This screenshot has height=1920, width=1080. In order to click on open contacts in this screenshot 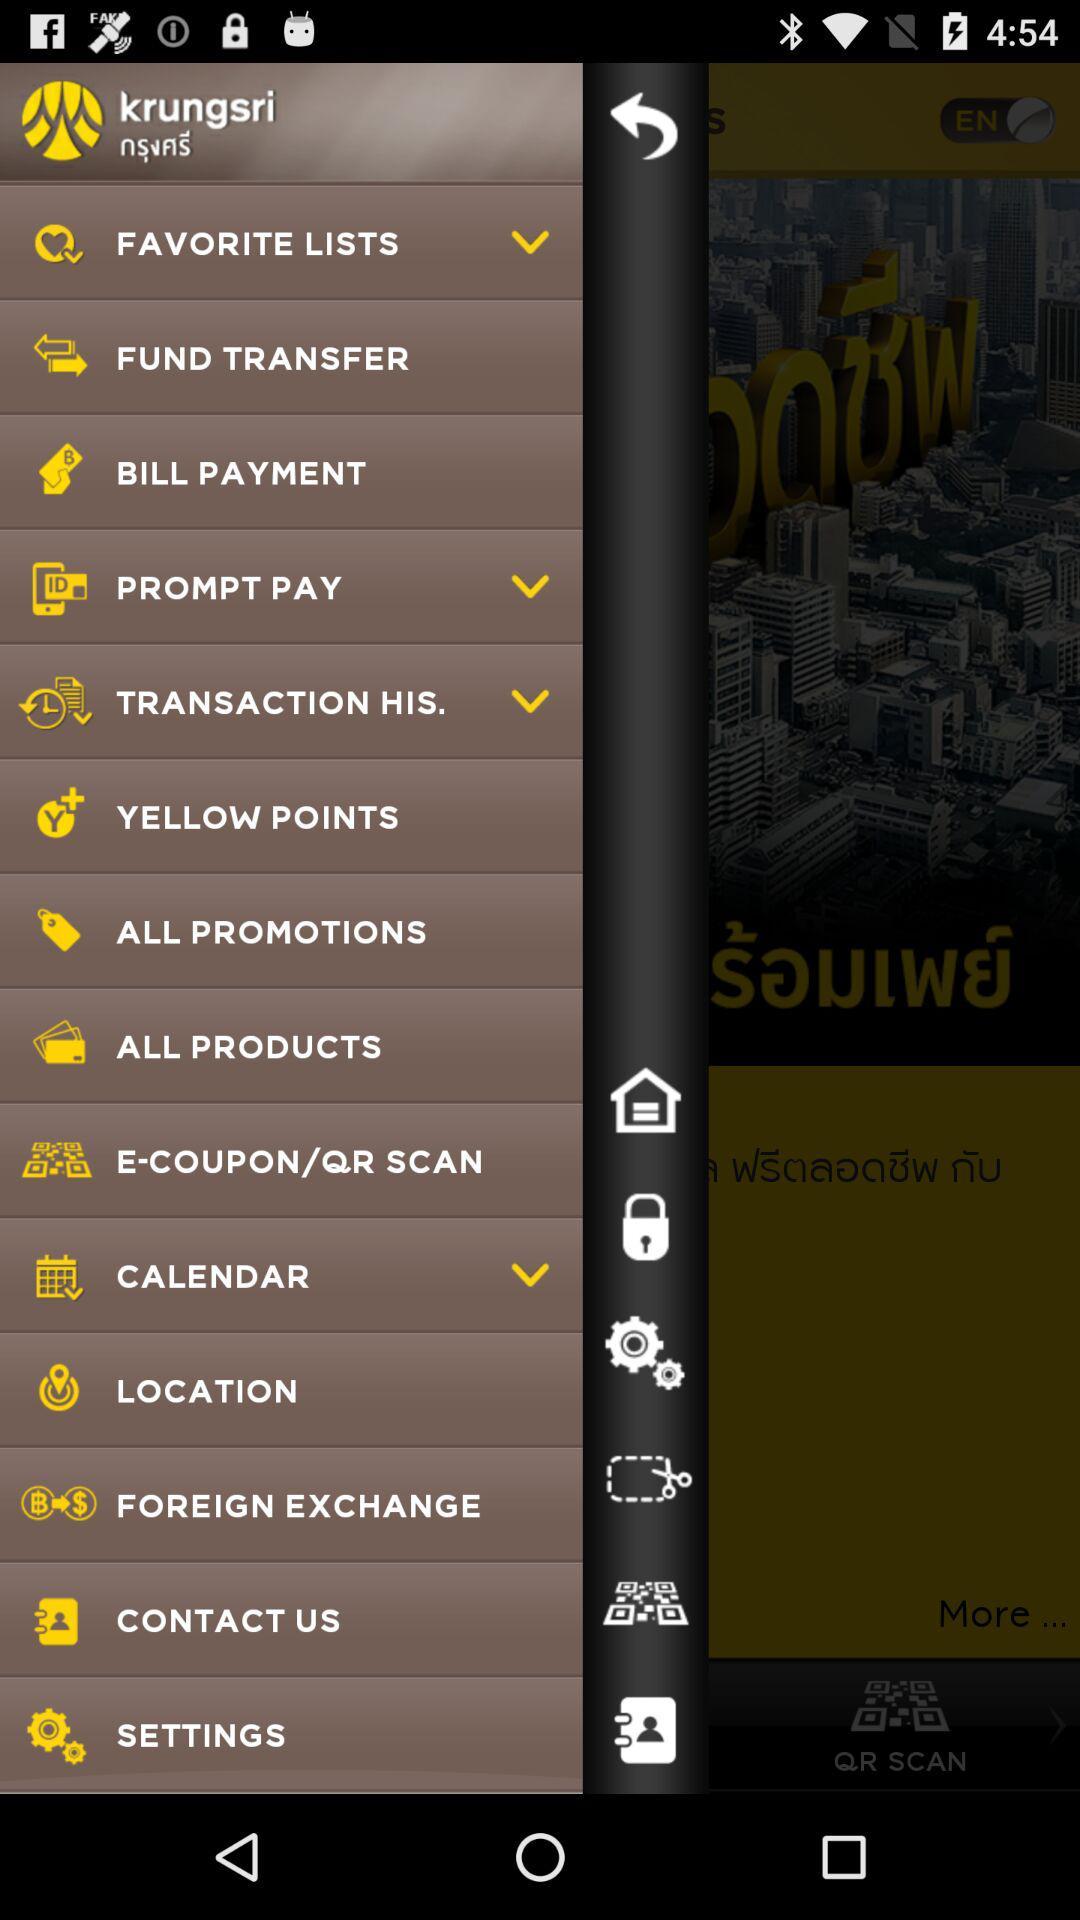, I will do `click(645, 1730)`.